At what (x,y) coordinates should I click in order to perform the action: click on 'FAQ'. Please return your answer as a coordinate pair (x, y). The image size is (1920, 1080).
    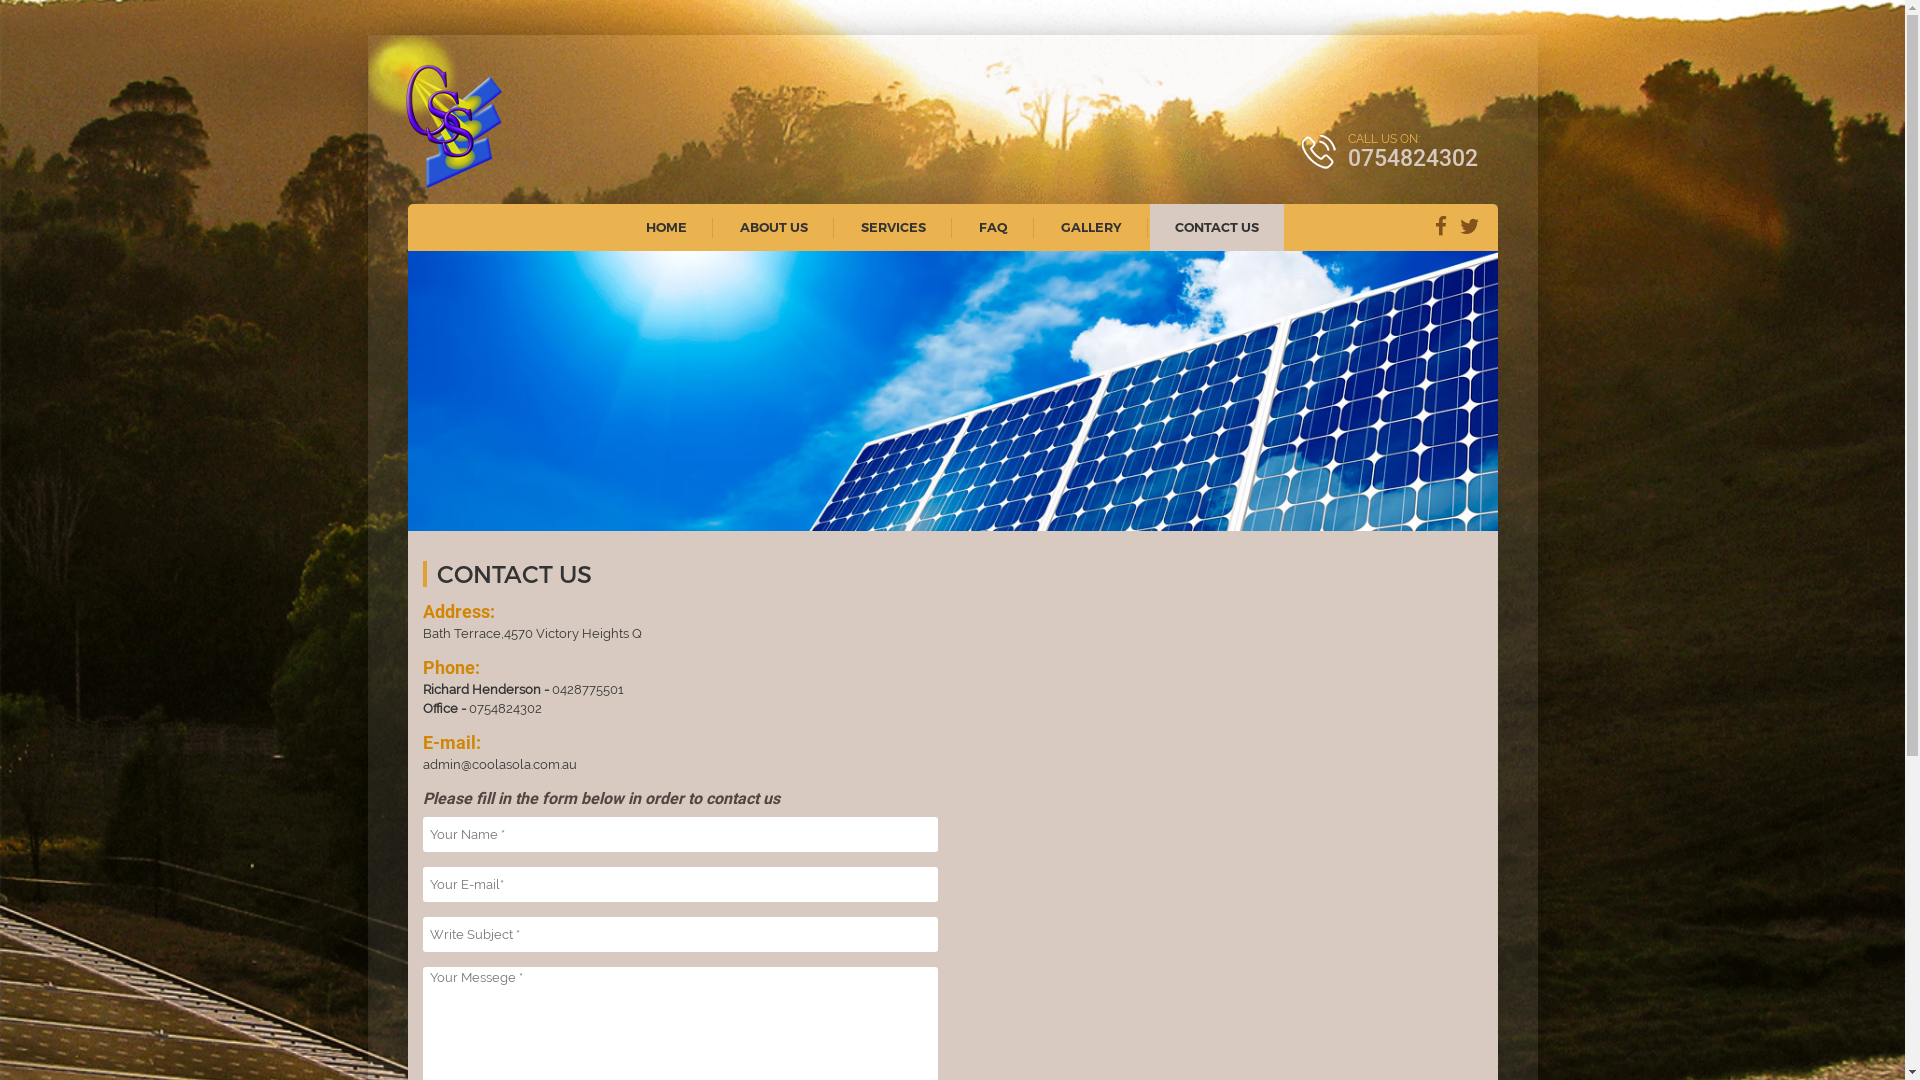
    Looking at the image, I should click on (993, 226).